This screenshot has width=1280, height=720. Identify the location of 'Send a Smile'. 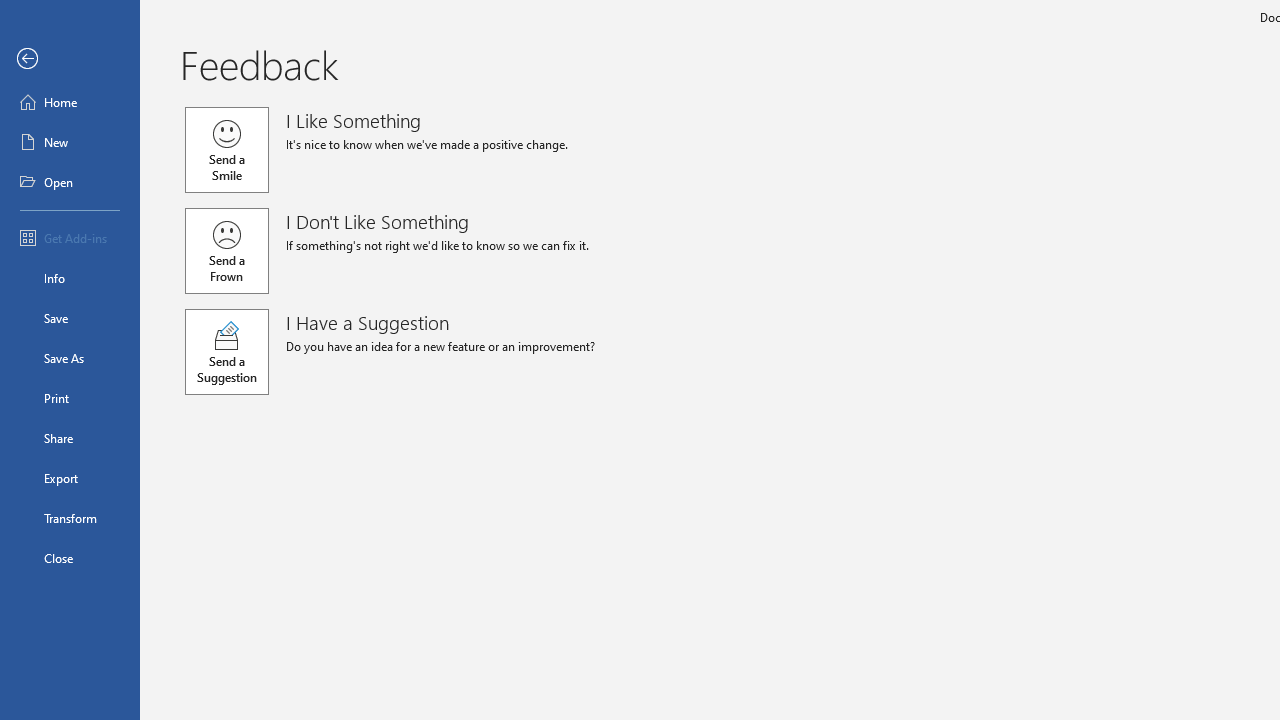
(227, 149).